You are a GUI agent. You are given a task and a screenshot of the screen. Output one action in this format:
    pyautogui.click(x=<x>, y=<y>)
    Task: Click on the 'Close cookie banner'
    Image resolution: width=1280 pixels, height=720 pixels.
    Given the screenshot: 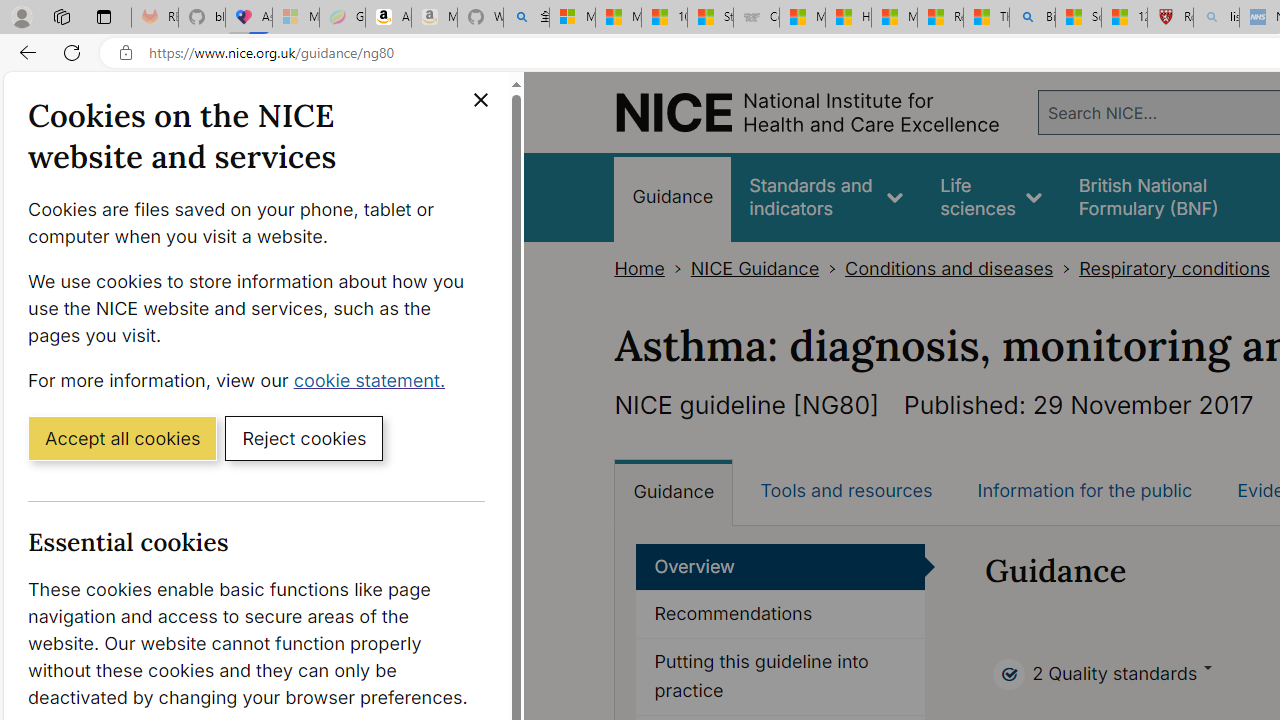 What is the action you would take?
    pyautogui.click(x=480, y=100)
    